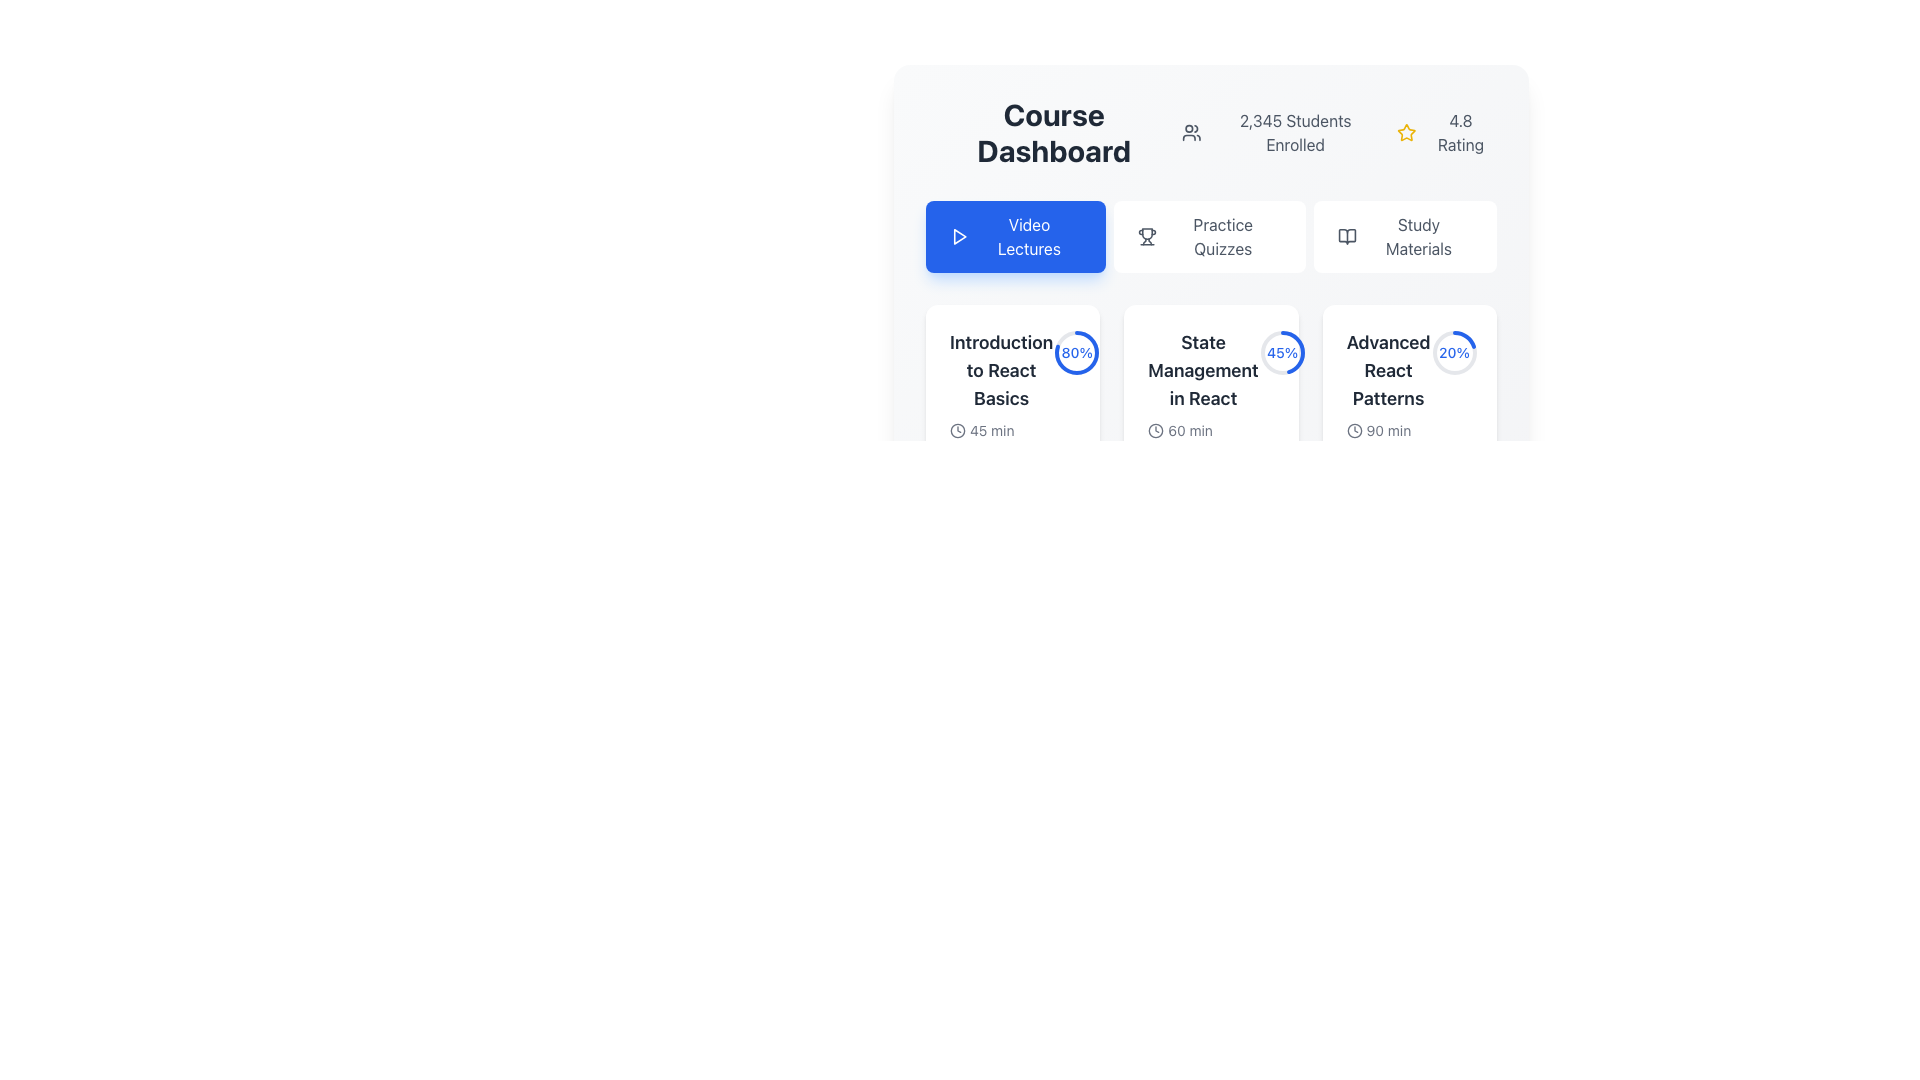 This screenshot has width=1920, height=1080. Describe the element at coordinates (1454, 352) in the screenshot. I see `the changes in the circular progress indicator representing 20% completion for 'Advanced React Patterns' located in the upper-right section of its card` at that location.